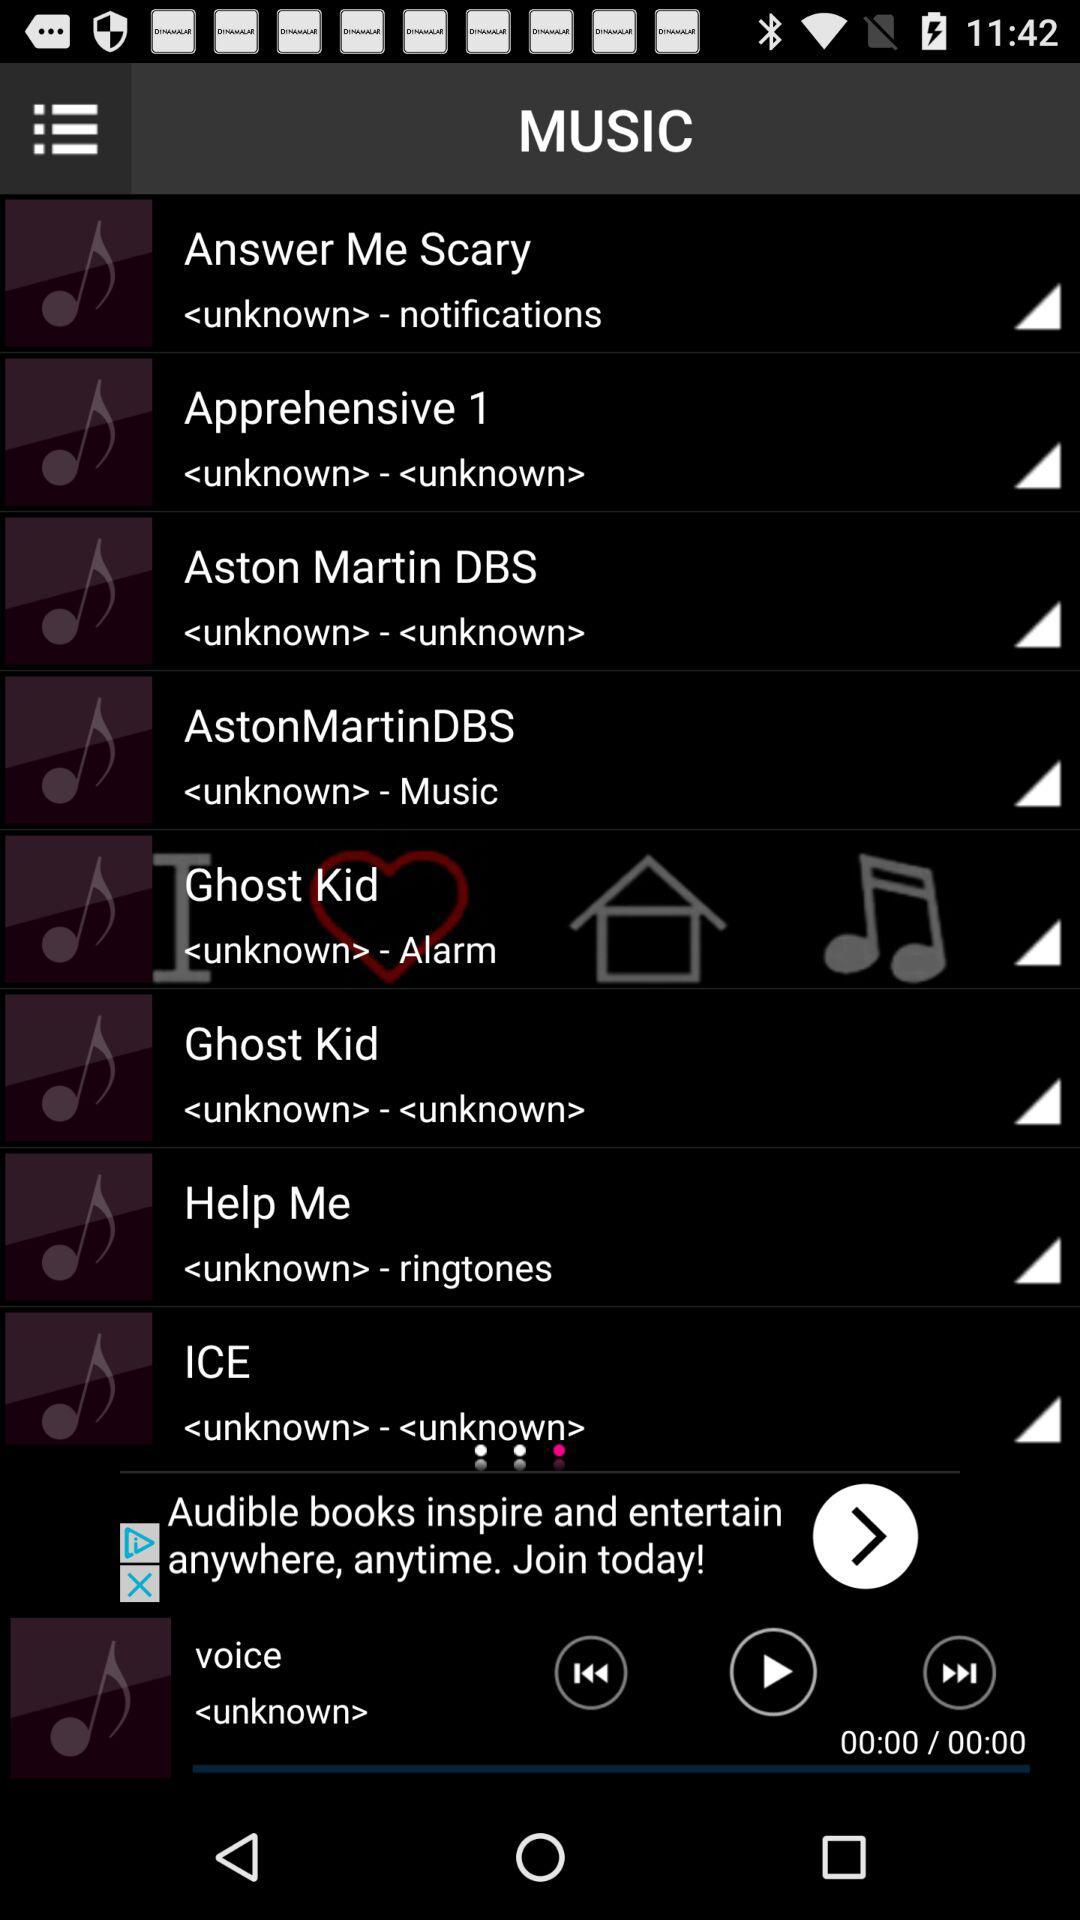  Describe the element at coordinates (64, 136) in the screenshot. I see `the list icon` at that location.